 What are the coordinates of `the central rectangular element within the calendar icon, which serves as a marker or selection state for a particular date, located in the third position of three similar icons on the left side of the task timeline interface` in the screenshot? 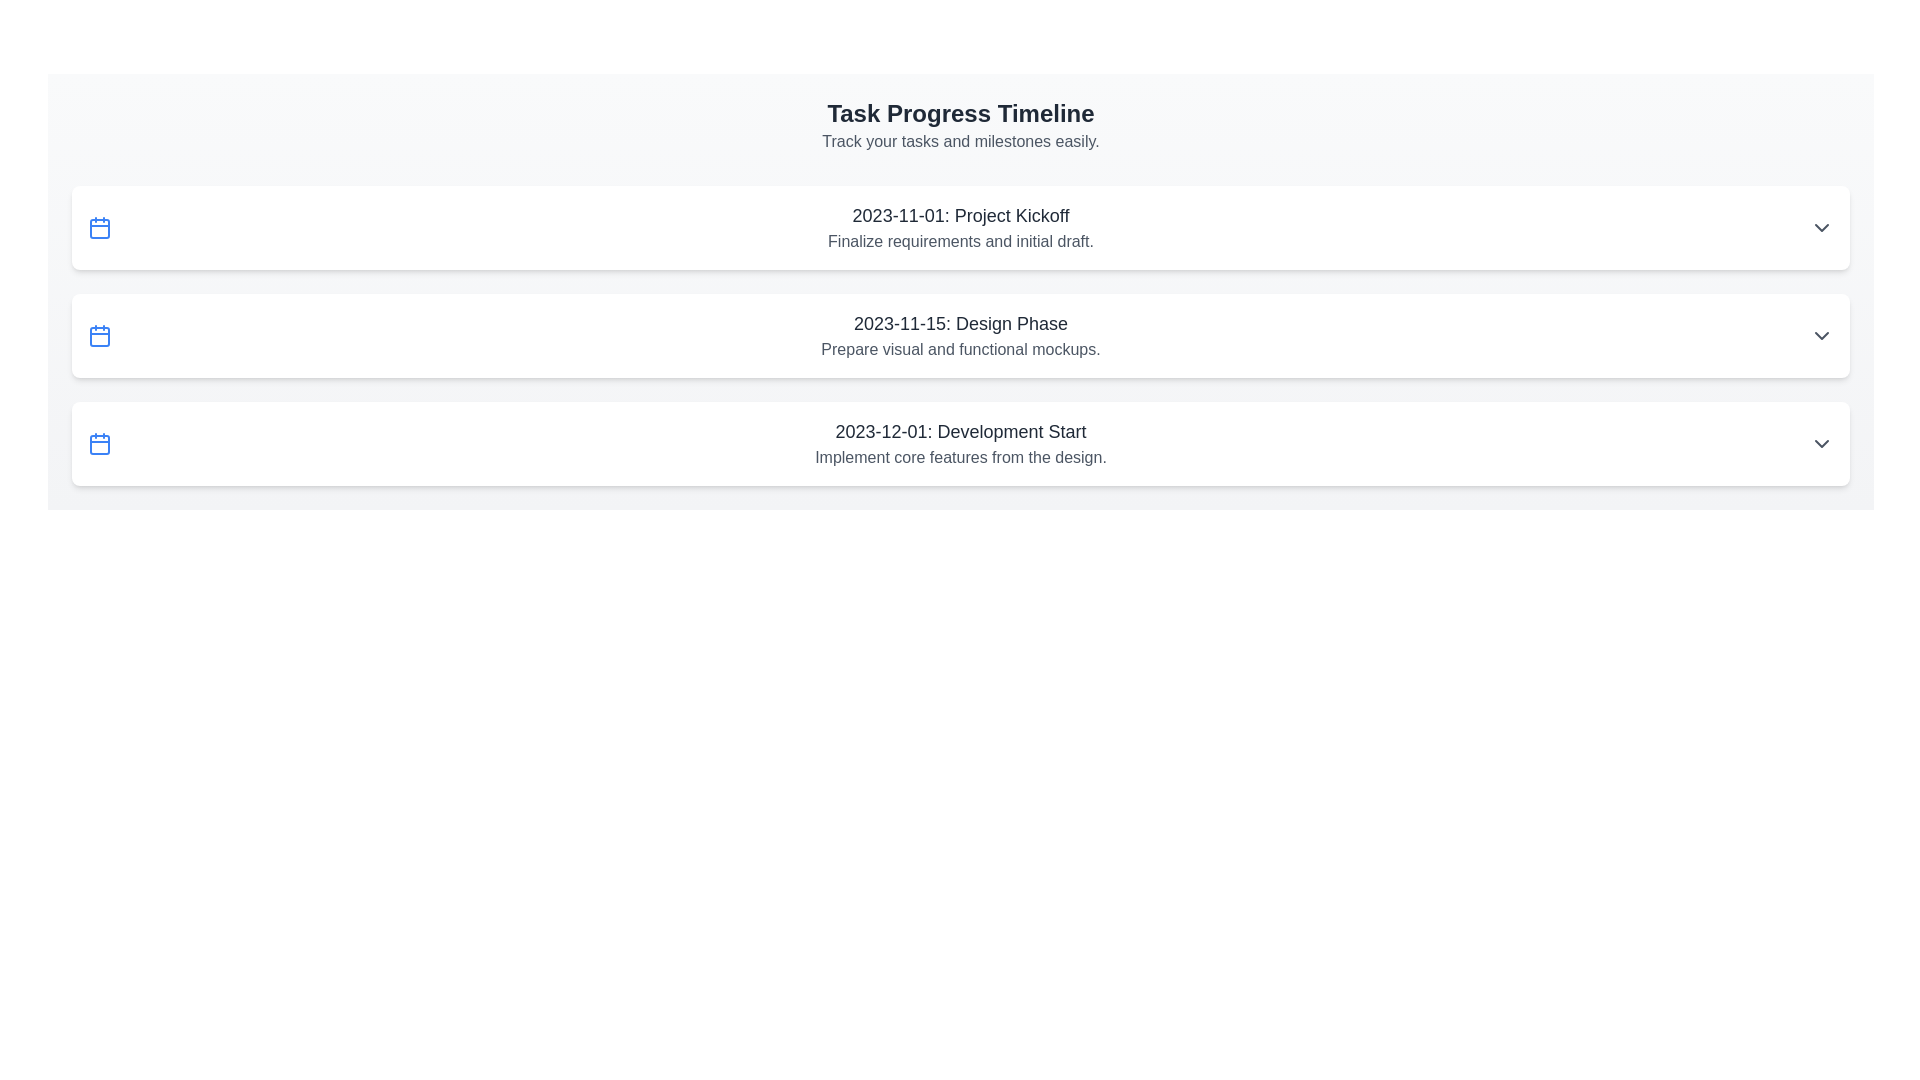 It's located at (99, 335).